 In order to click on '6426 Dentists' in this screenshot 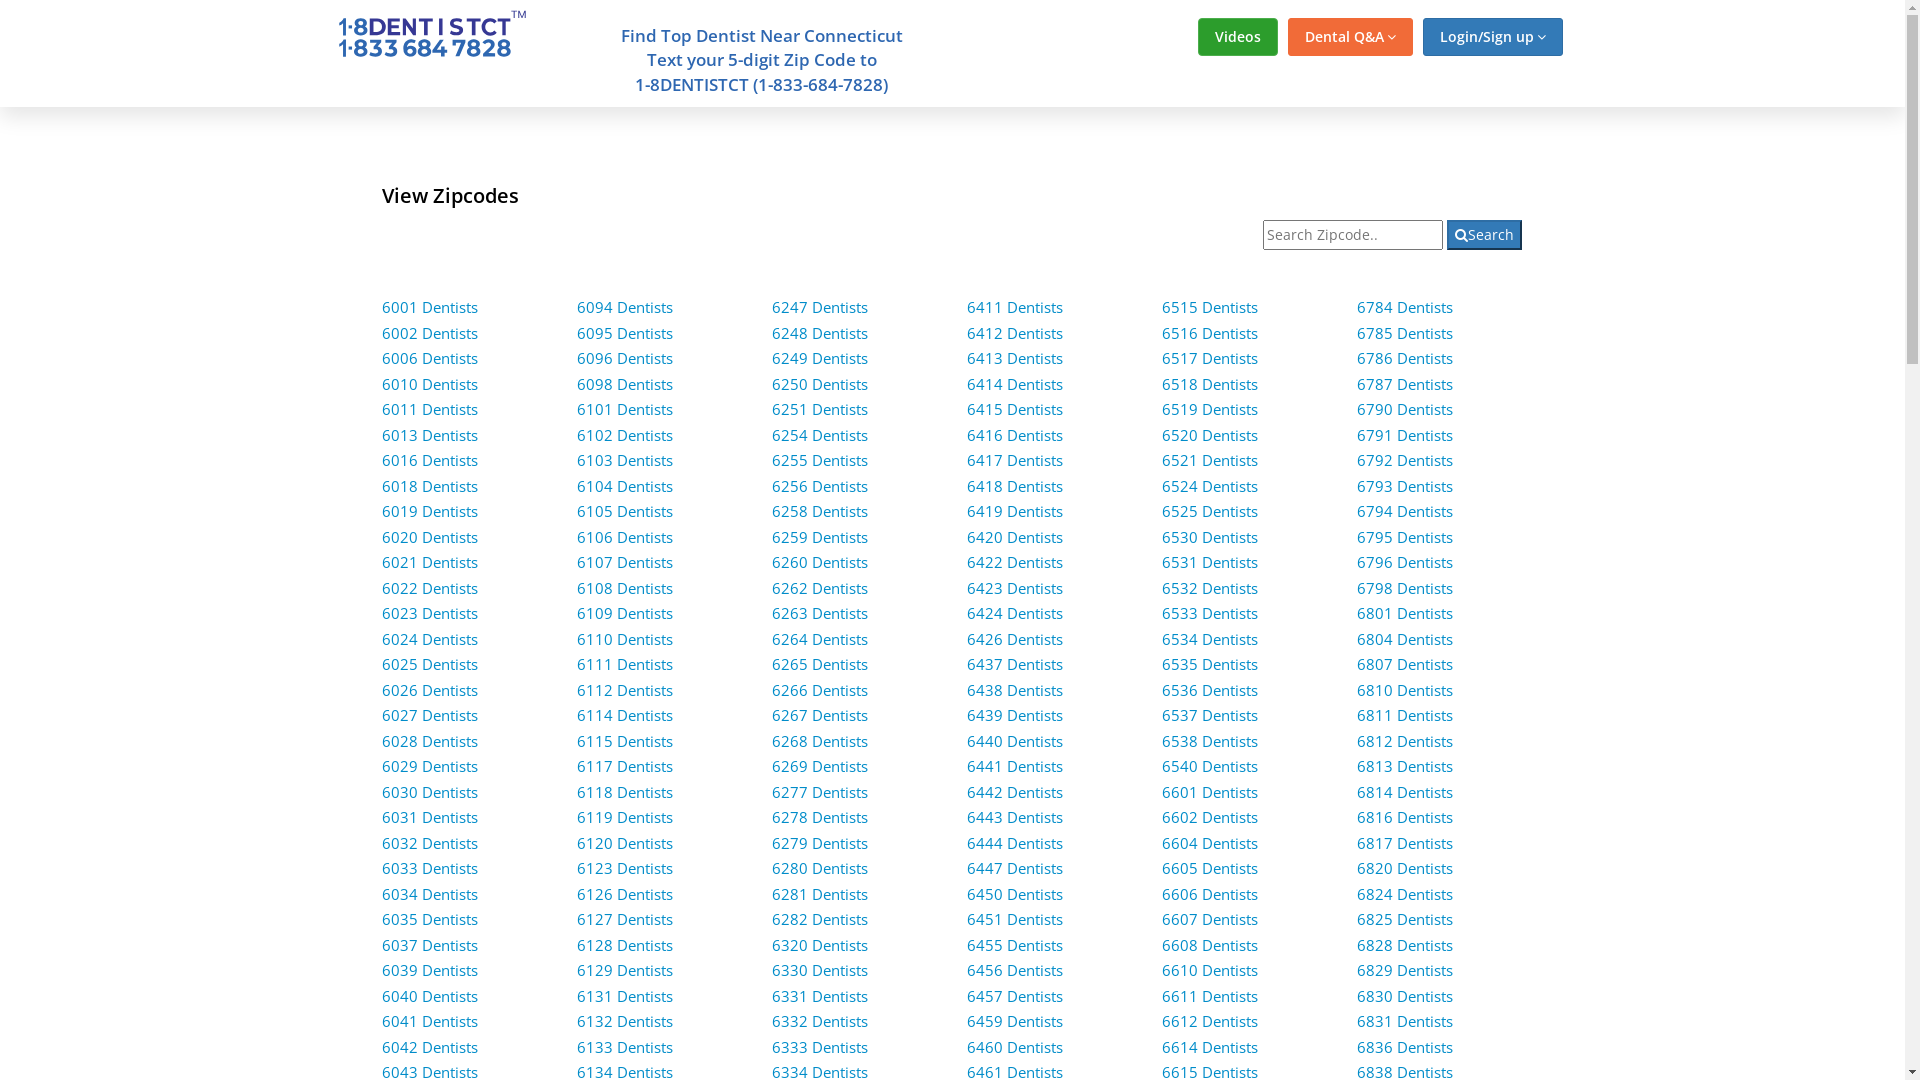, I will do `click(966, 639)`.